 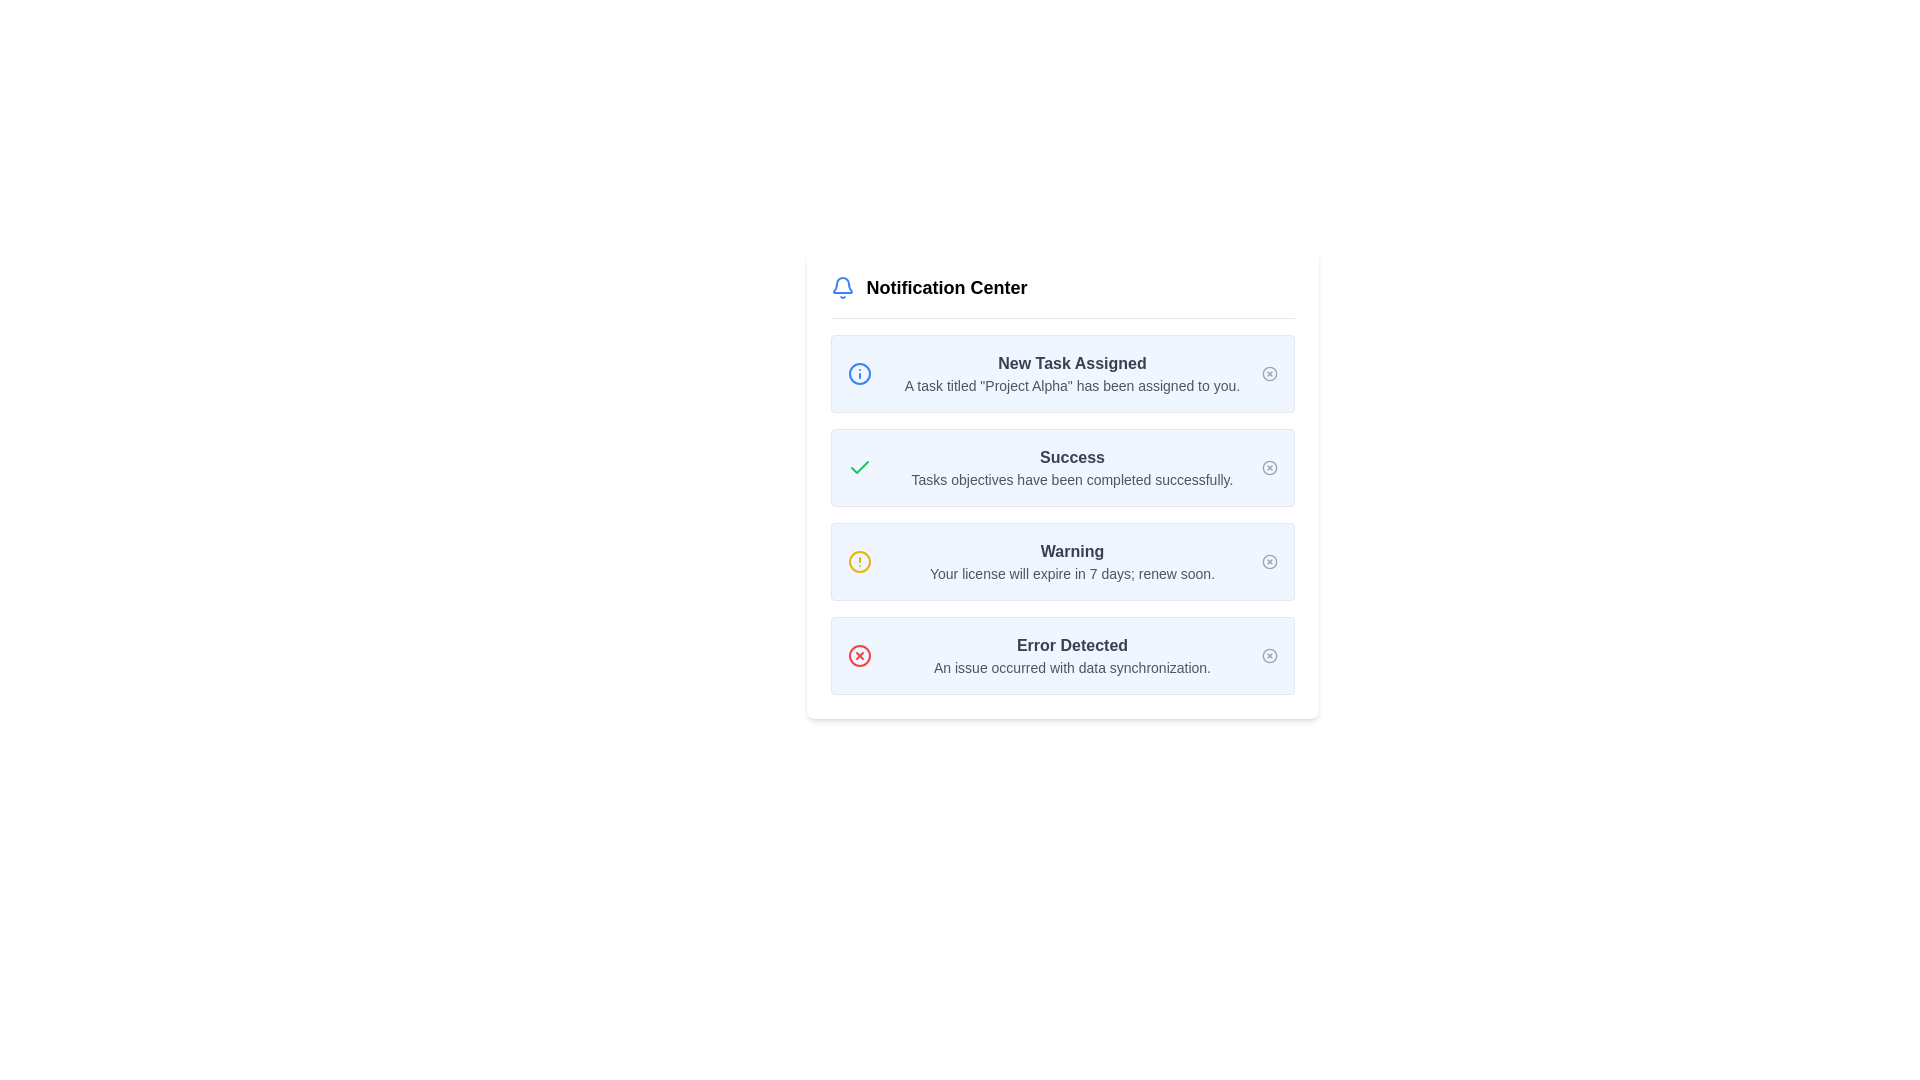 I want to click on the informational text notification stating 'Your license will expire in 7 days; renew soon.' which is located below the 'Warning' heading in the third notification card, so click(x=1071, y=574).